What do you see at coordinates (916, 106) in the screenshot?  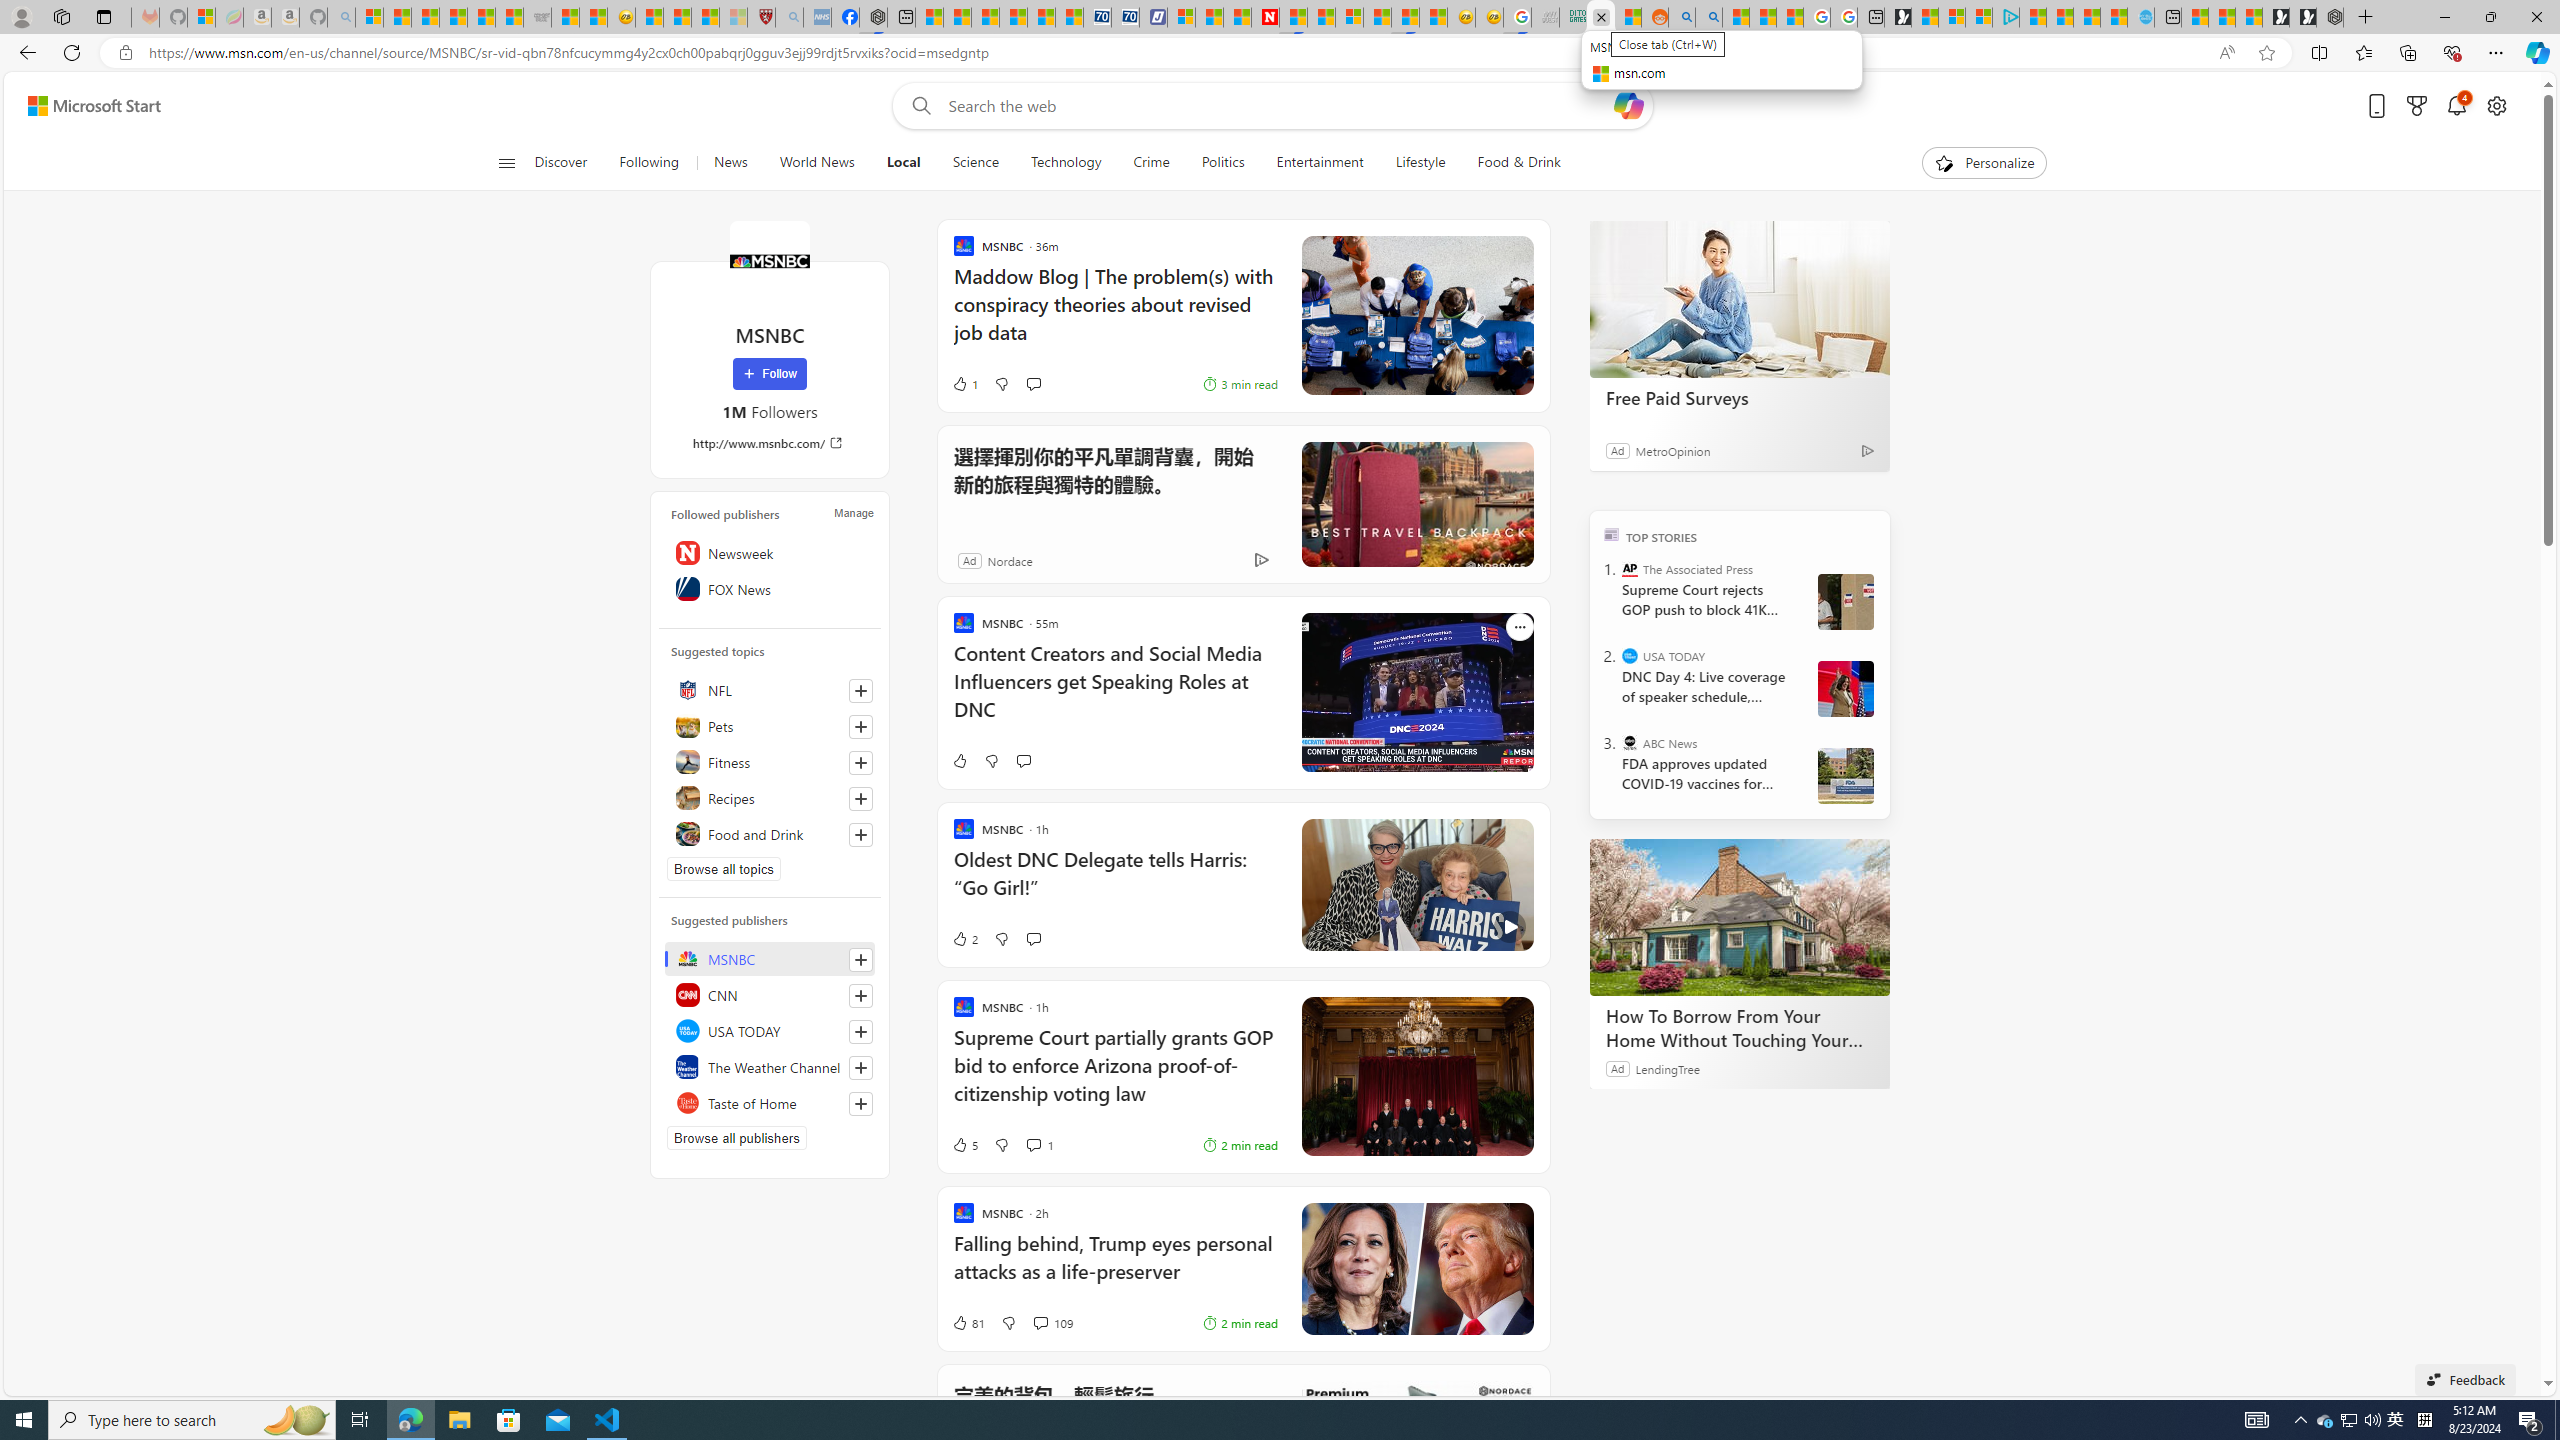 I see `'Web search'` at bounding box center [916, 106].